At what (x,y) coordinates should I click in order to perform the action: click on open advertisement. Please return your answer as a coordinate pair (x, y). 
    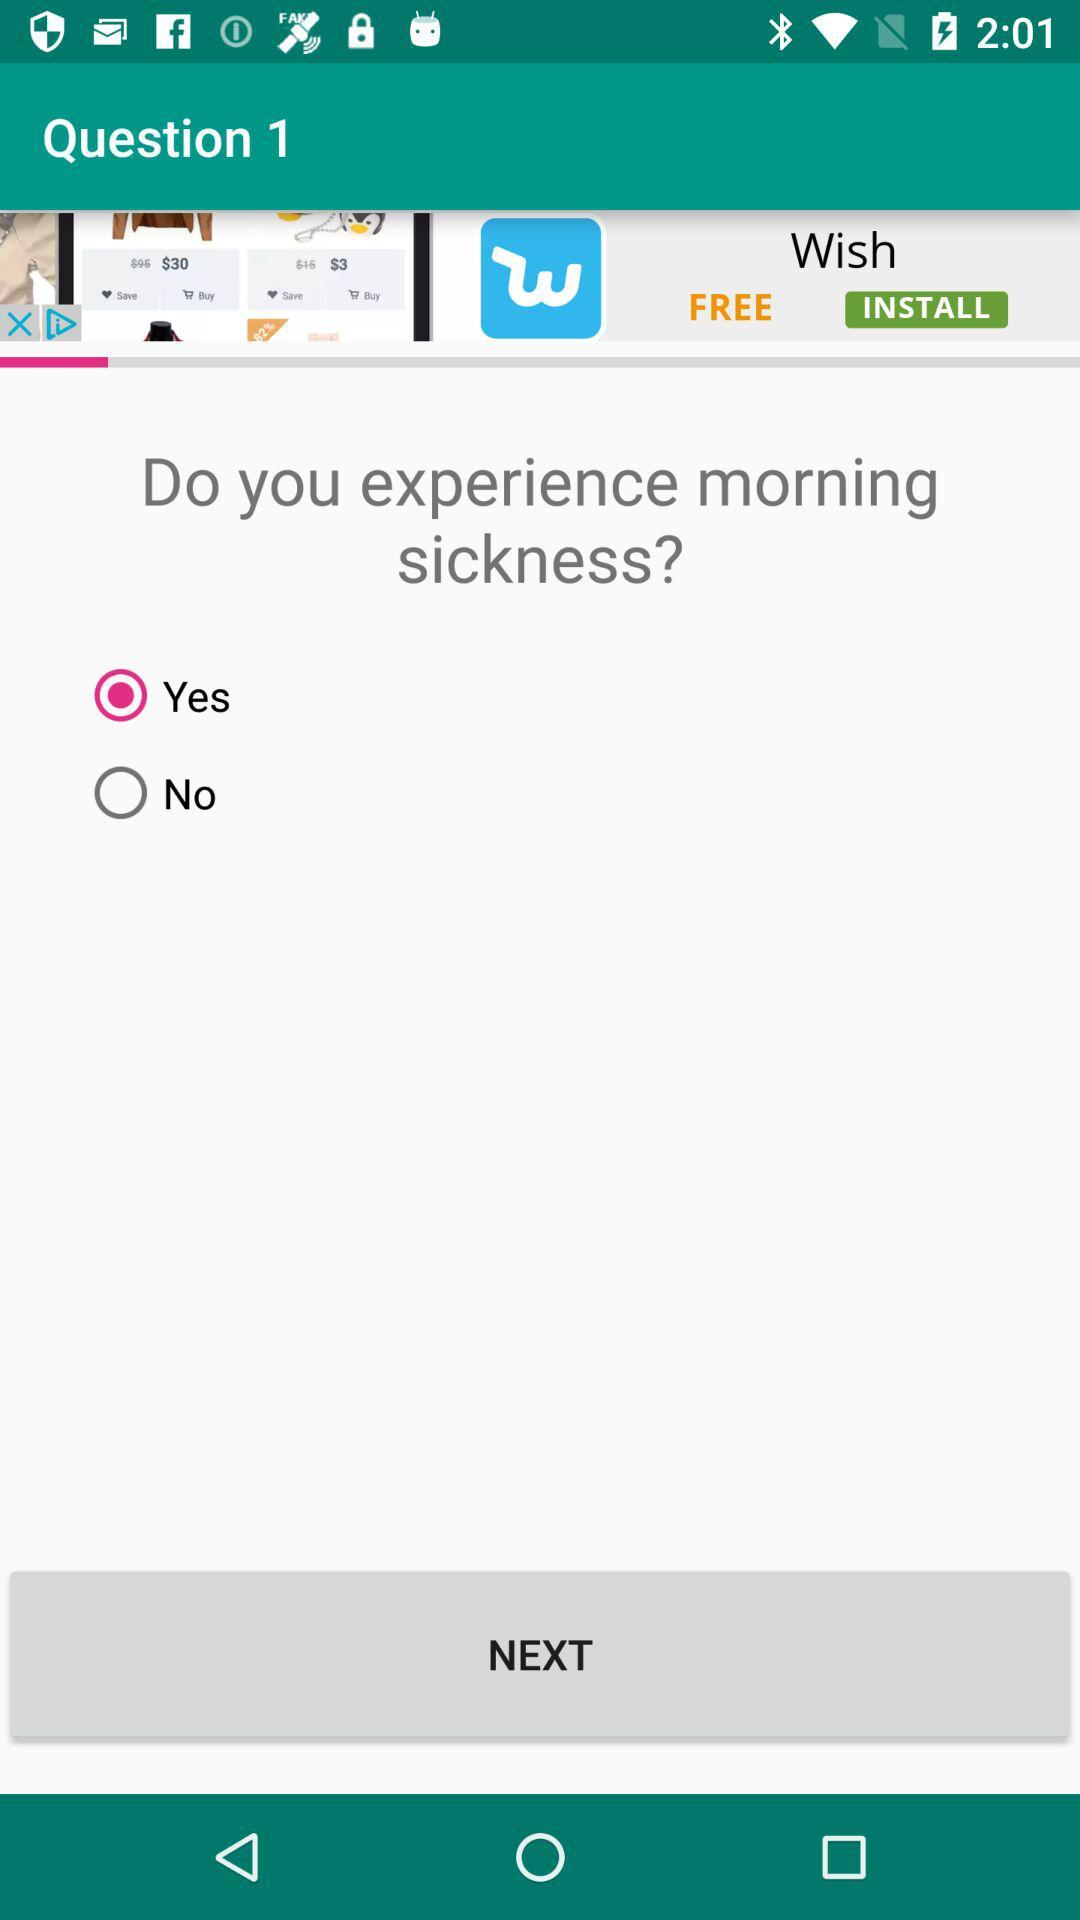
    Looking at the image, I should click on (540, 274).